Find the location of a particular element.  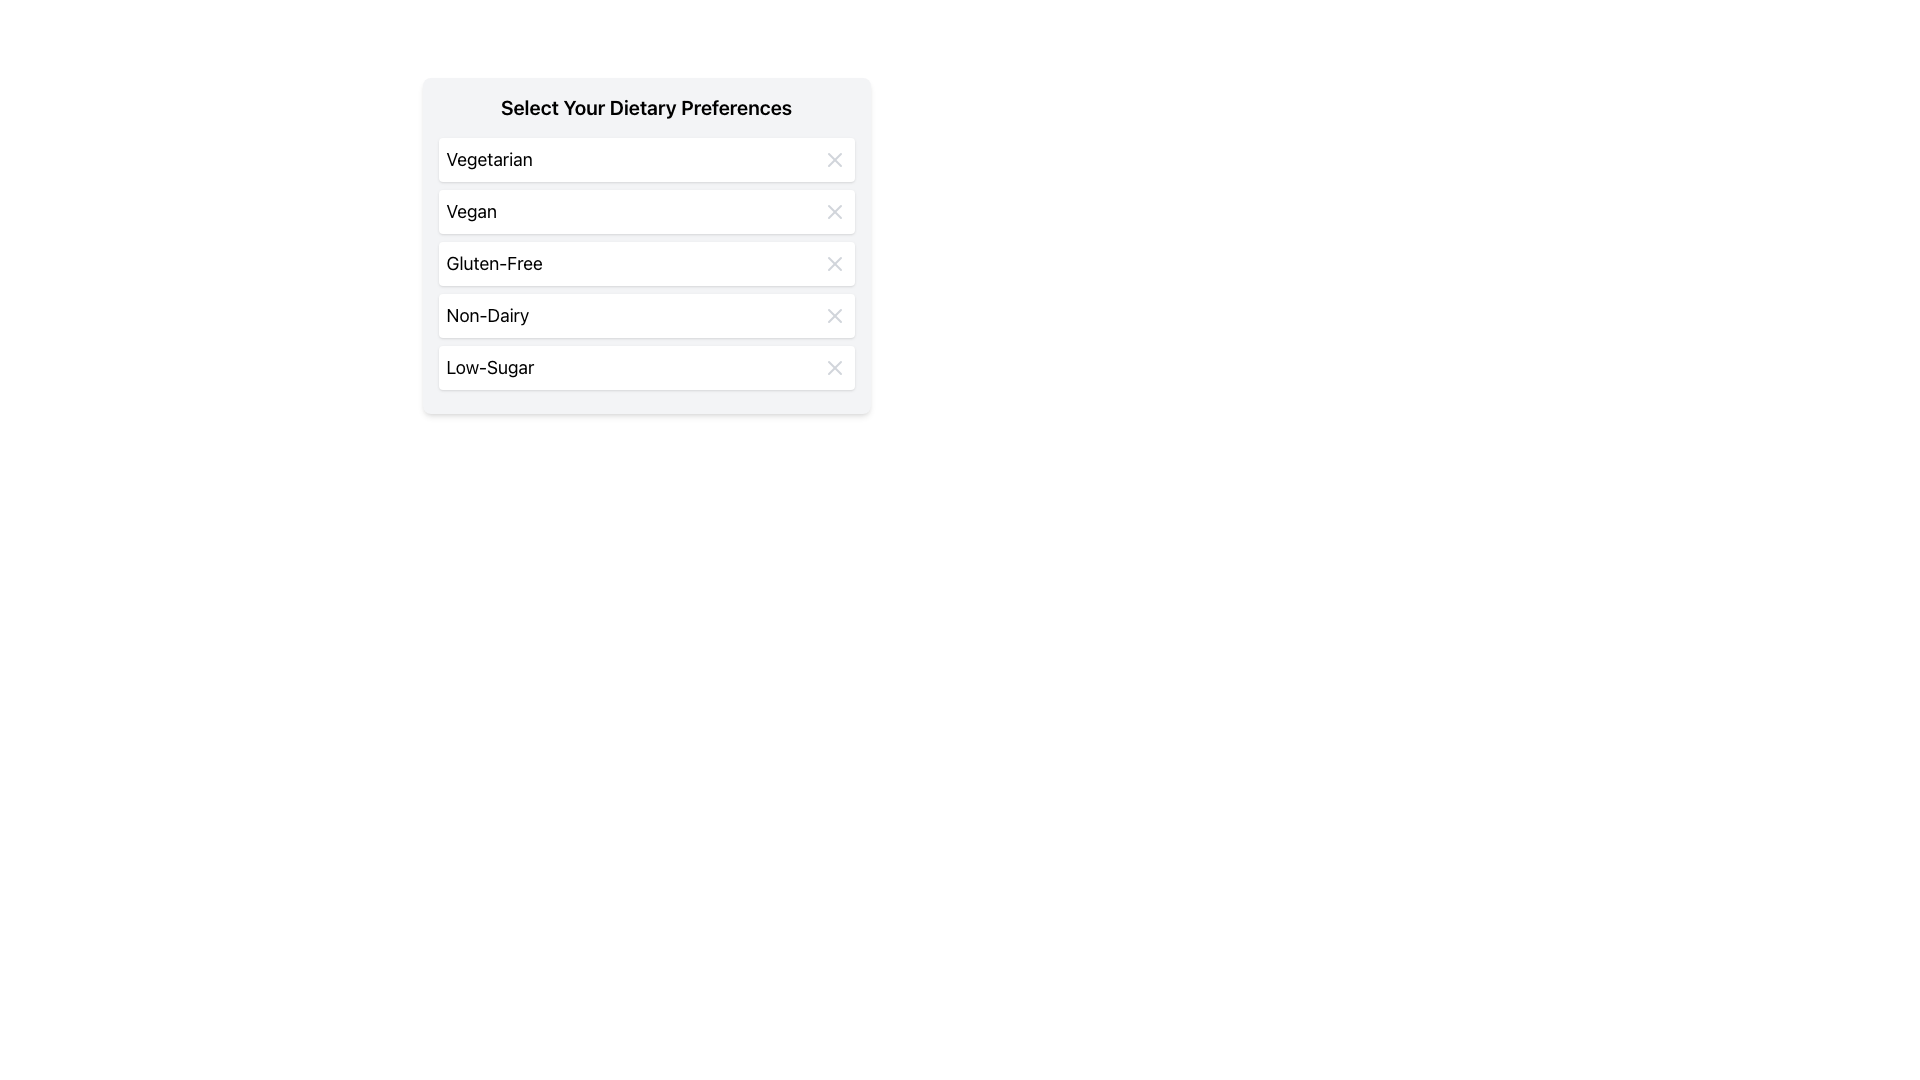

the Close icon located on the far right of the 'Non-Dairy' row is located at coordinates (834, 315).